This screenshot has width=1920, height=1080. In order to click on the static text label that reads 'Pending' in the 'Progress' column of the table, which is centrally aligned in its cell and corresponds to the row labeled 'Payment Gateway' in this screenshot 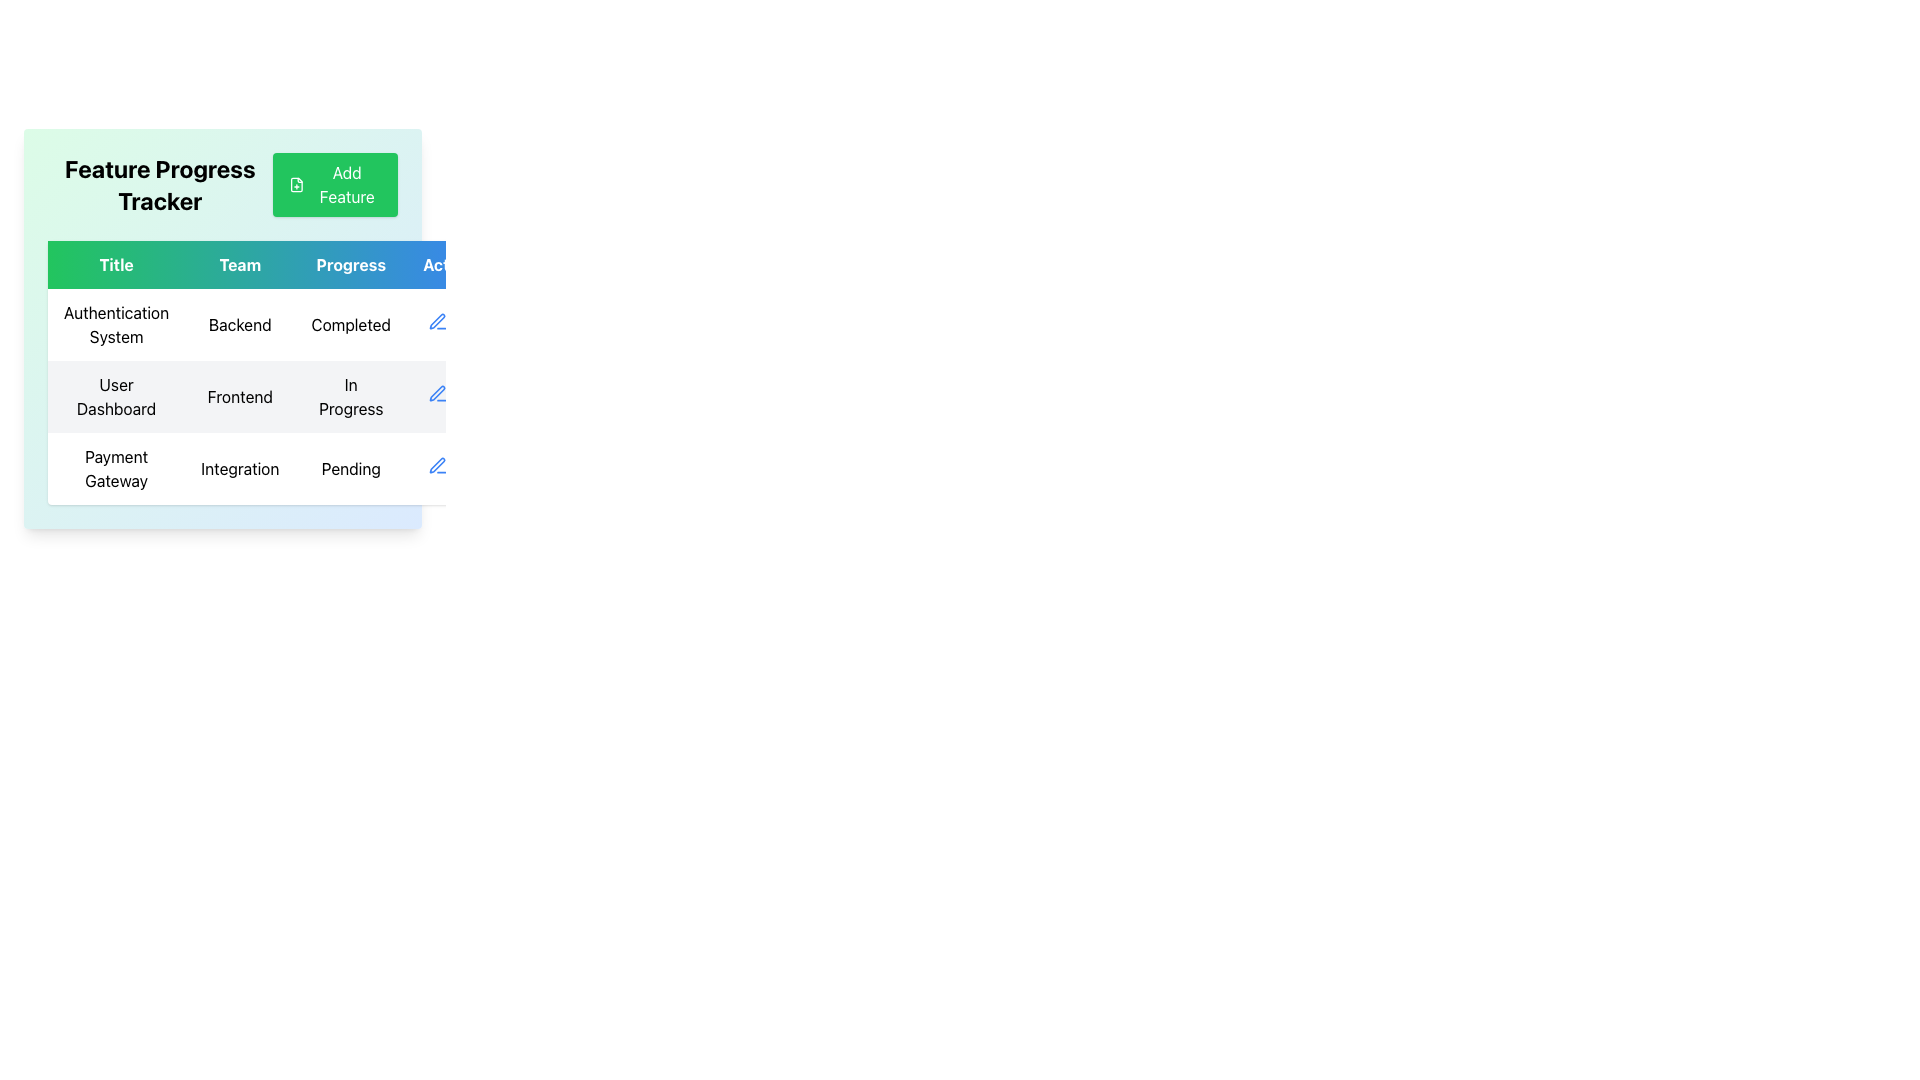, I will do `click(351, 469)`.